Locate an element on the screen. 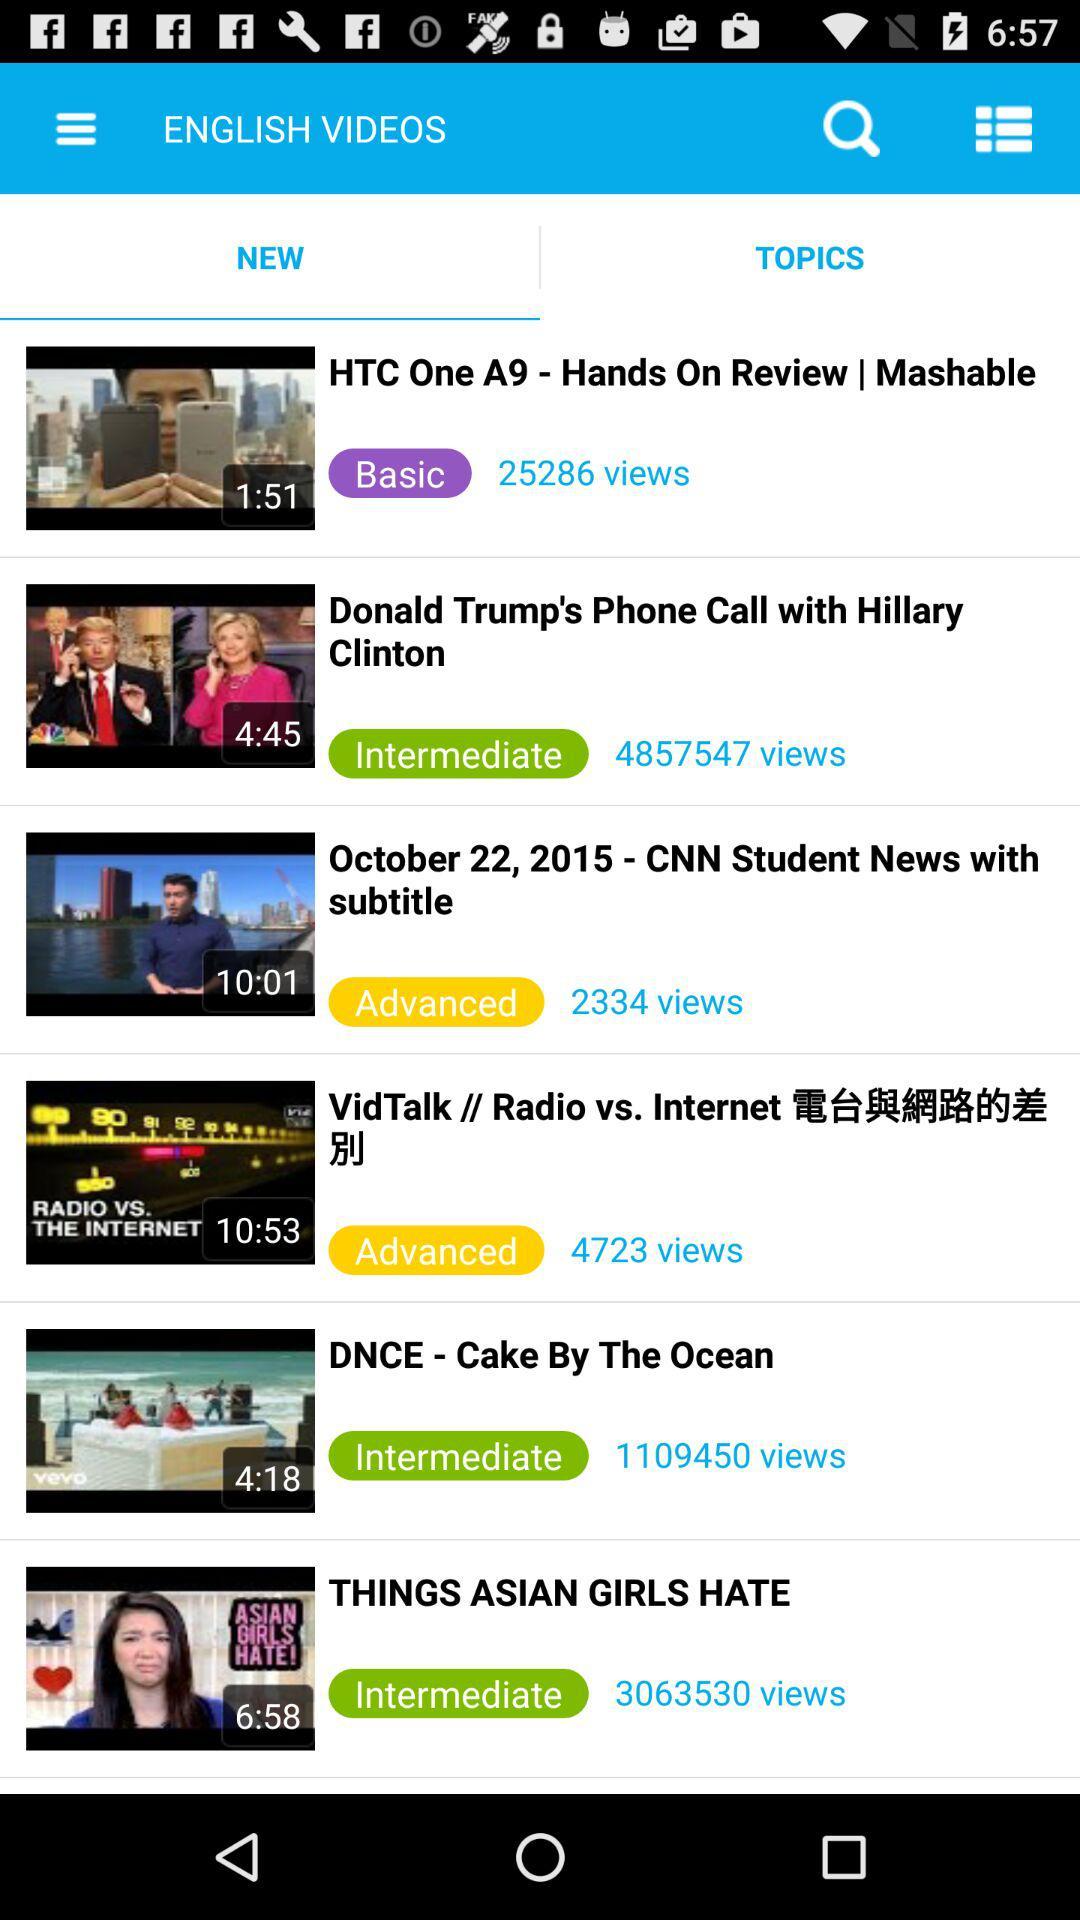  the list icon is located at coordinates (1003, 136).